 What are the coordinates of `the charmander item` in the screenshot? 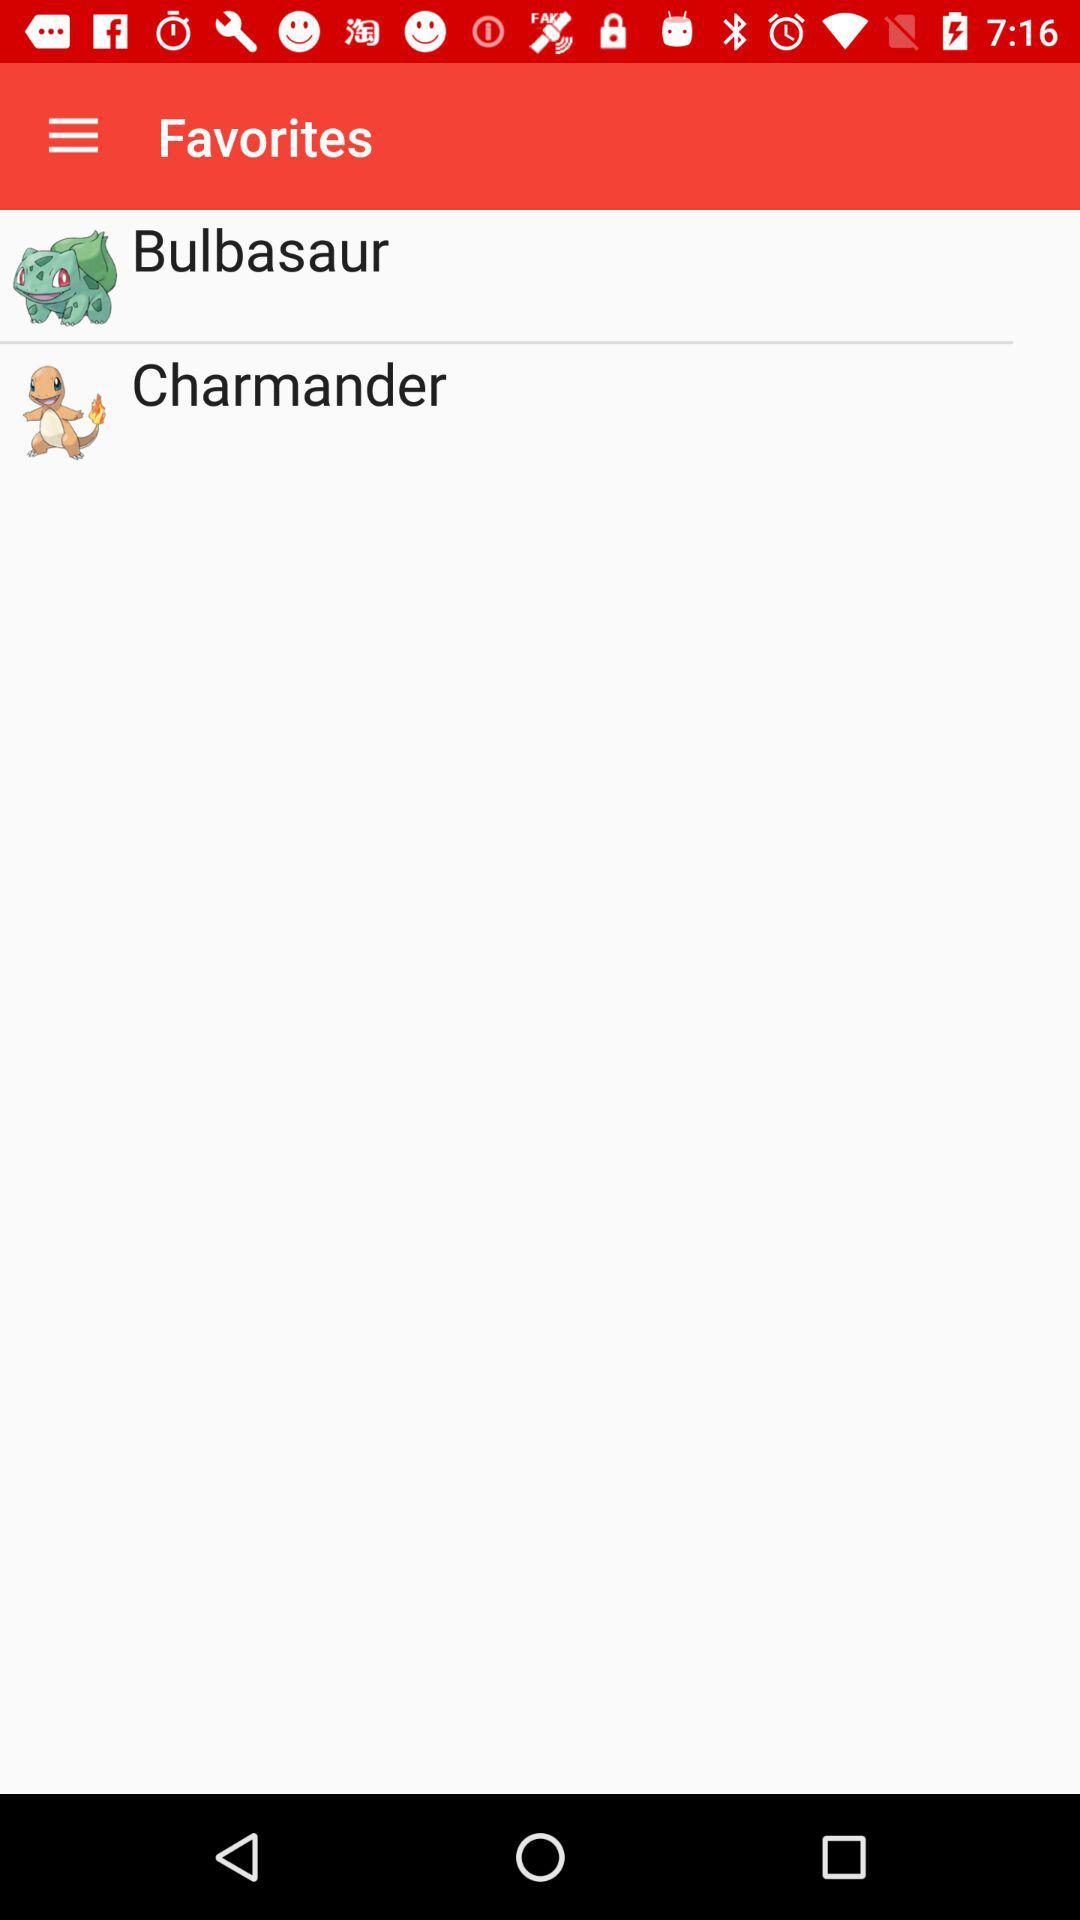 It's located at (572, 408).